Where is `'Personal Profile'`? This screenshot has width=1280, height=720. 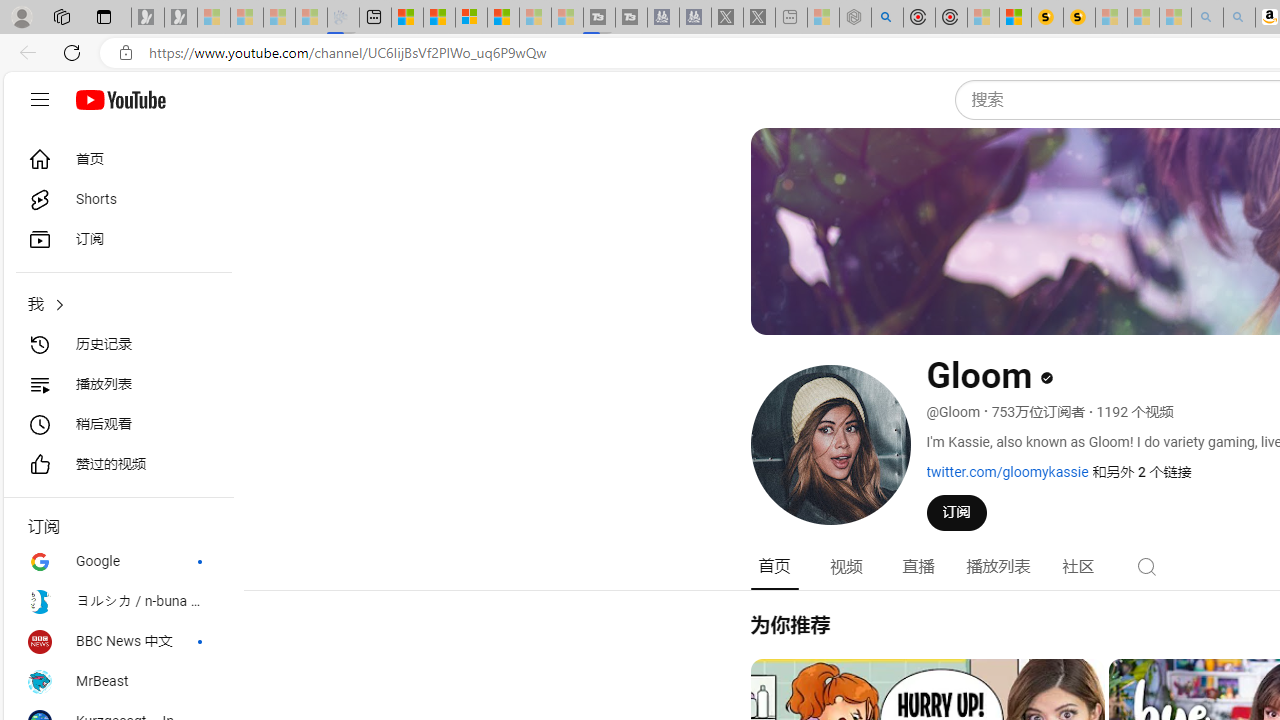
'Personal Profile' is located at coordinates (21, 16).